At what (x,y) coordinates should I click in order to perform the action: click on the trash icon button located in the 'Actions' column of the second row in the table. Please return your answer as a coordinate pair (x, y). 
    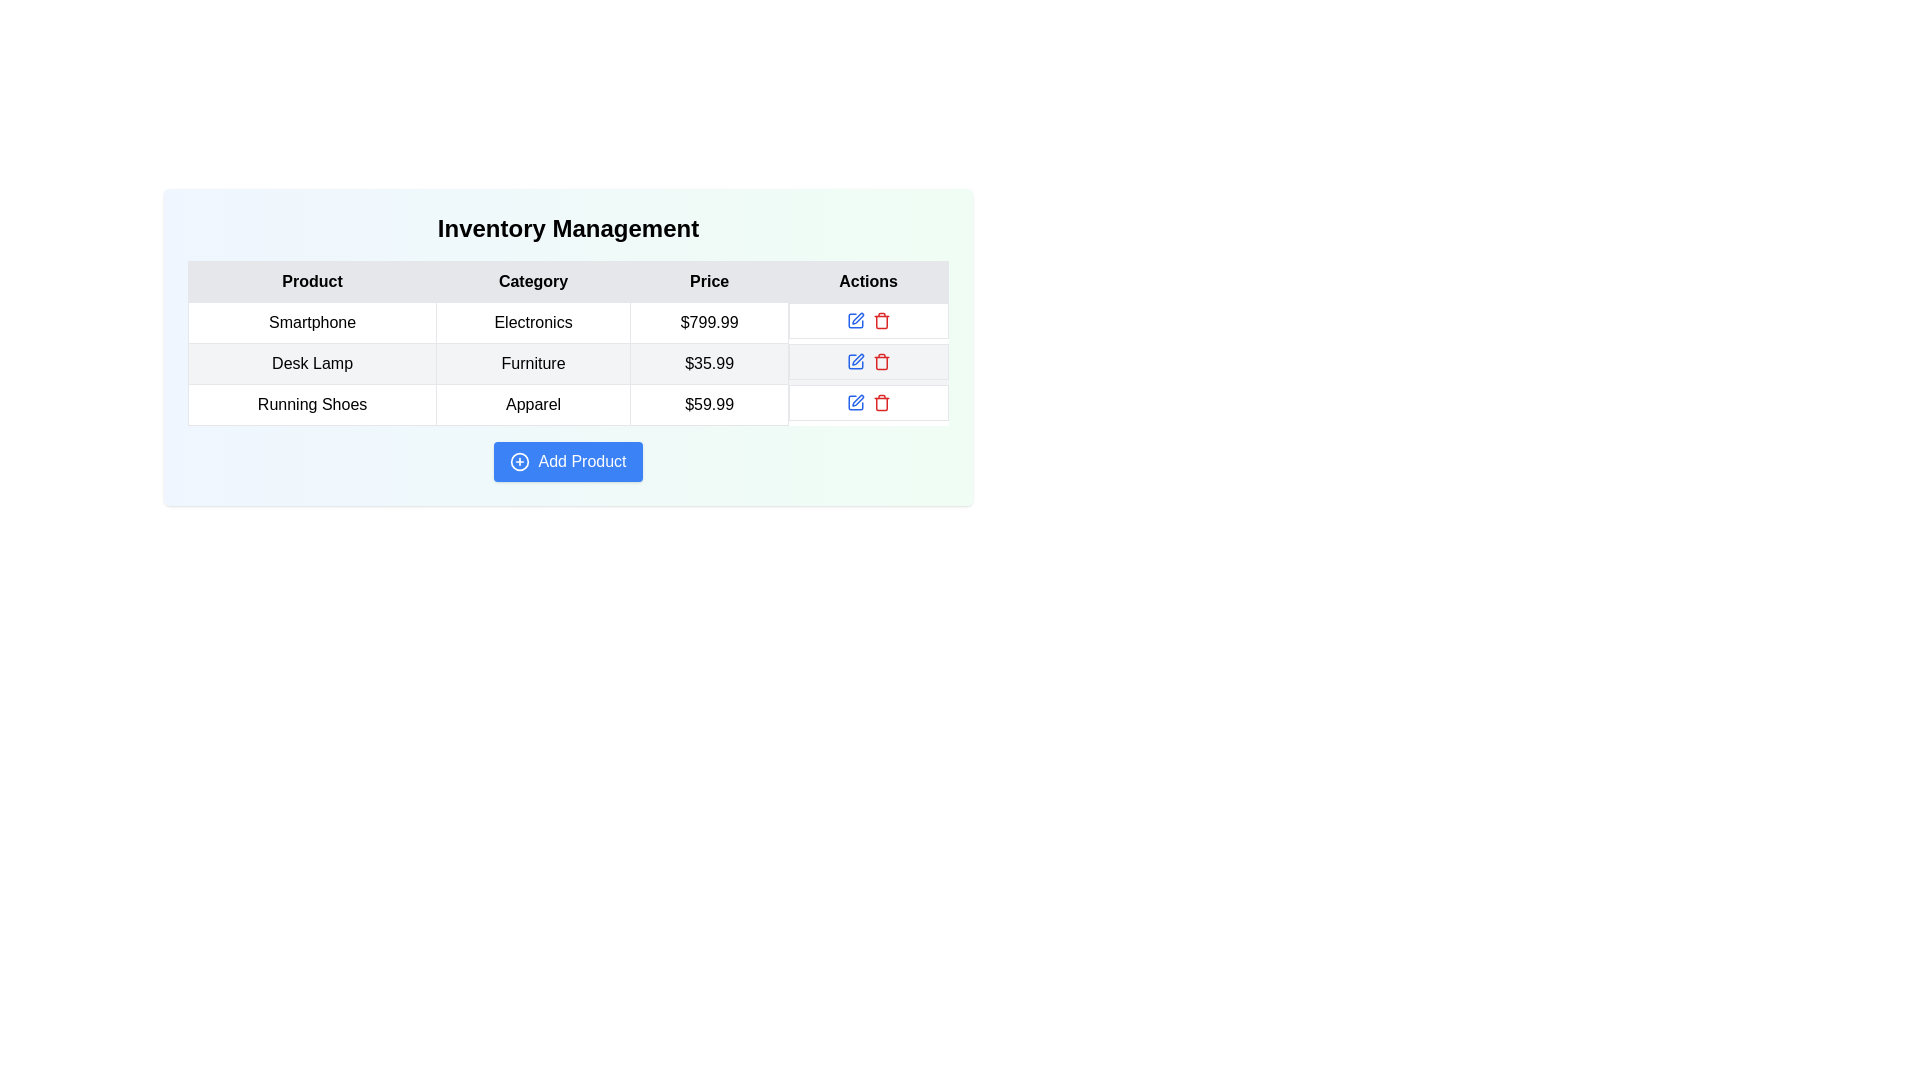
    Looking at the image, I should click on (880, 361).